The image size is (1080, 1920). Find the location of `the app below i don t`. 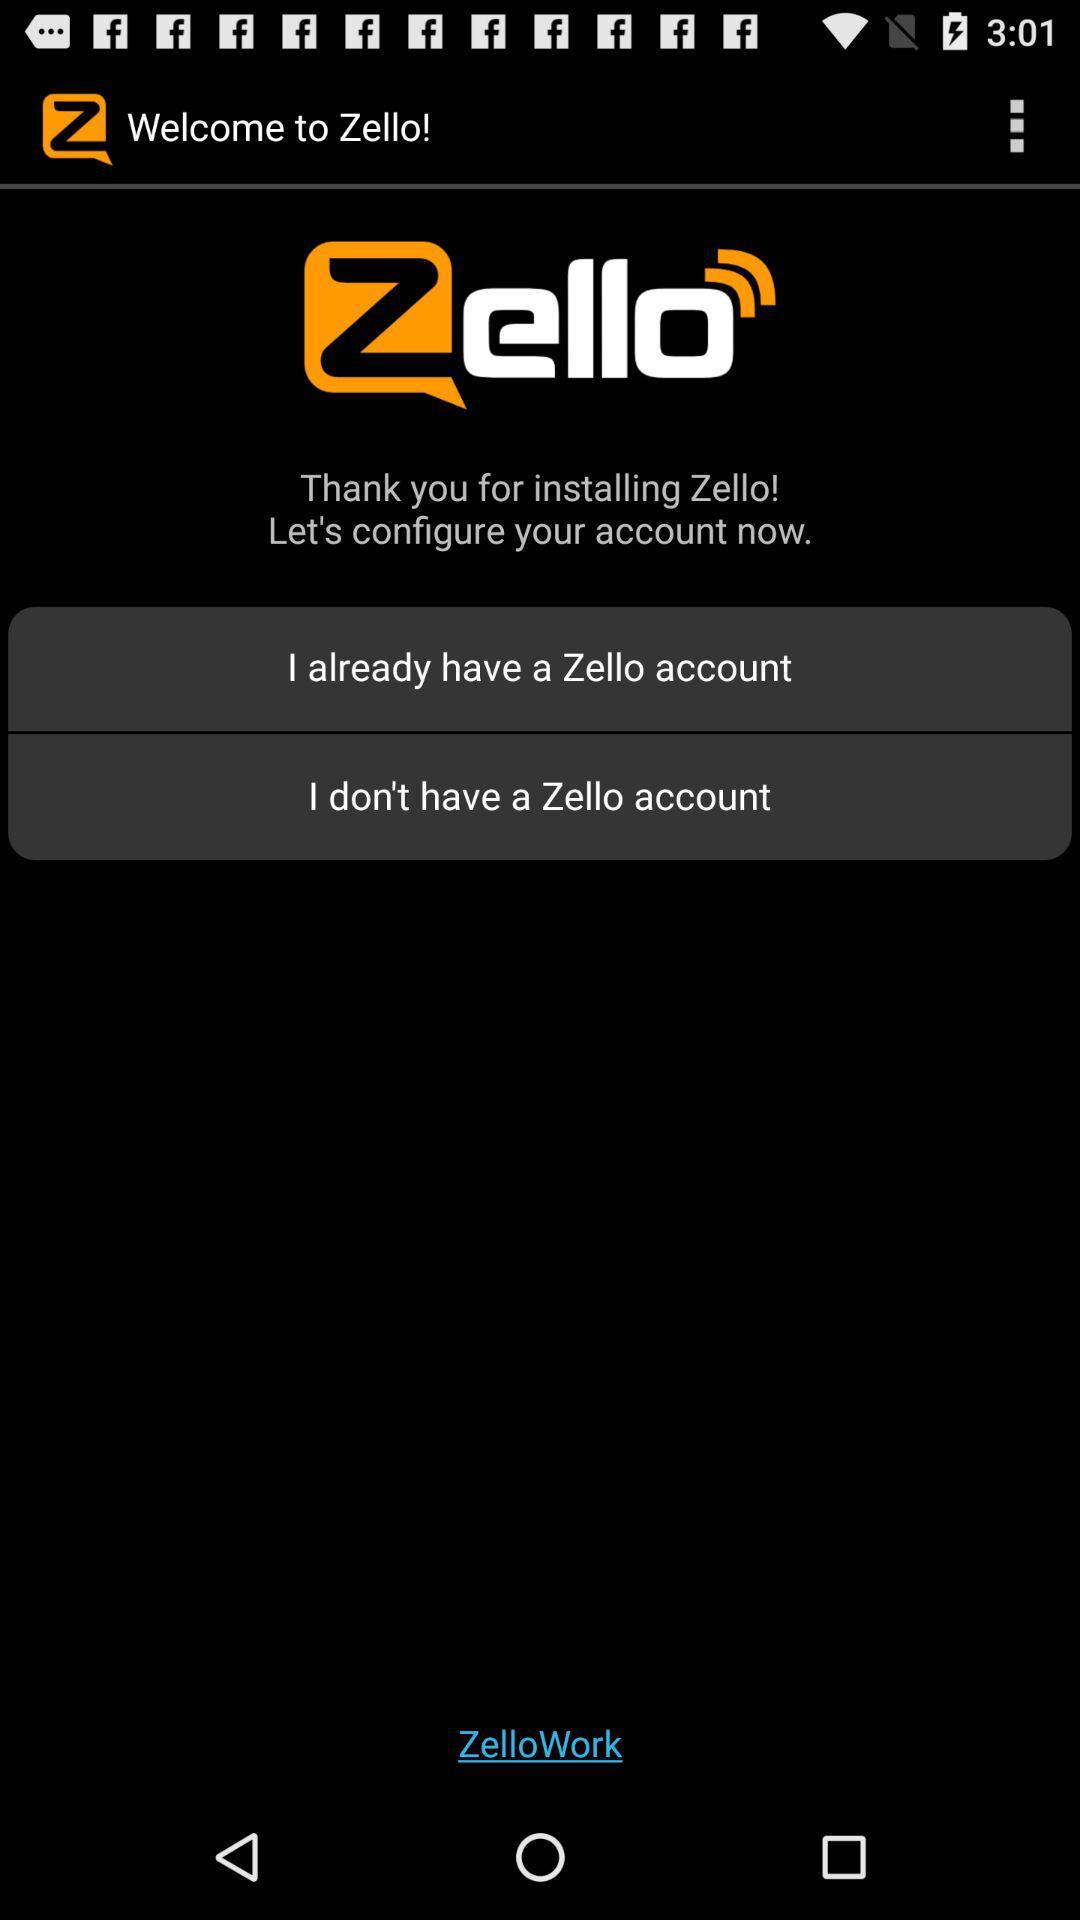

the app below i don t is located at coordinates (540, 1741).